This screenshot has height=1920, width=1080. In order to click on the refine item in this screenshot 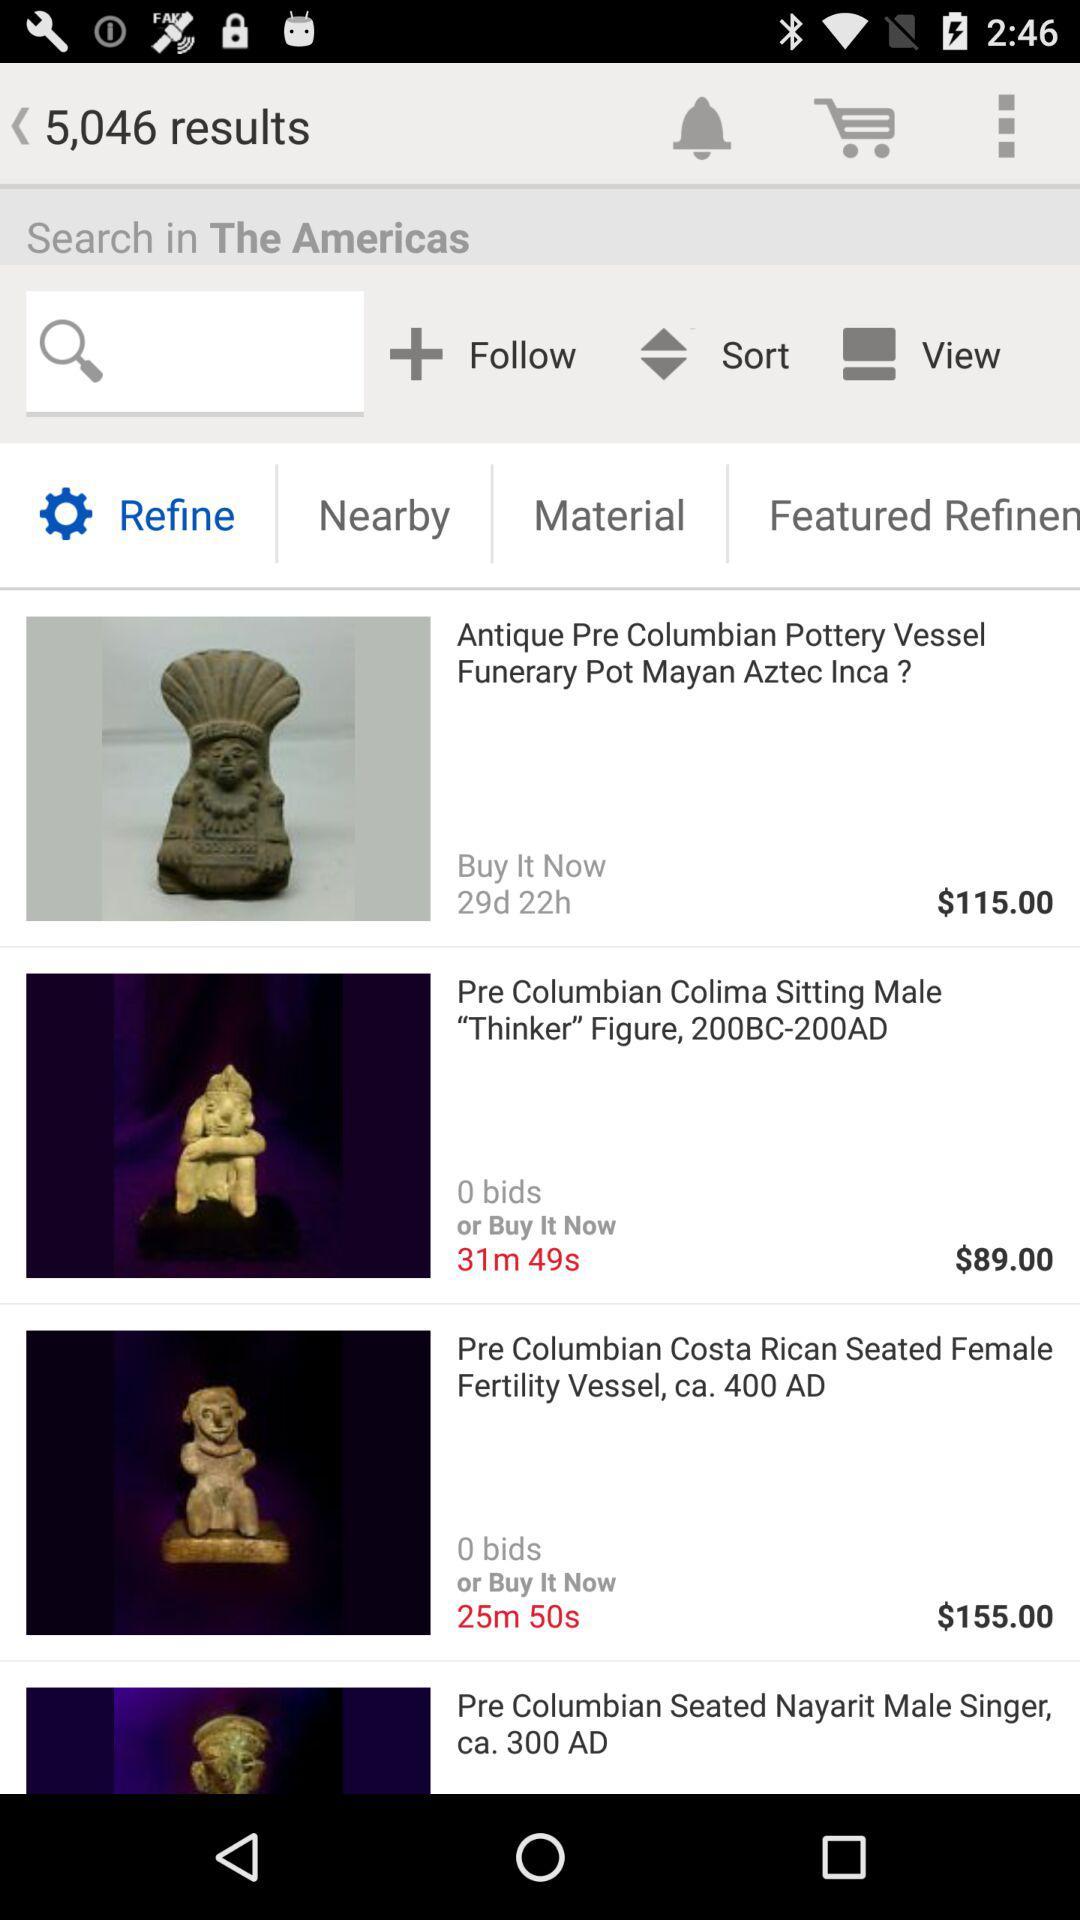, I will do `click(136, 513)`.